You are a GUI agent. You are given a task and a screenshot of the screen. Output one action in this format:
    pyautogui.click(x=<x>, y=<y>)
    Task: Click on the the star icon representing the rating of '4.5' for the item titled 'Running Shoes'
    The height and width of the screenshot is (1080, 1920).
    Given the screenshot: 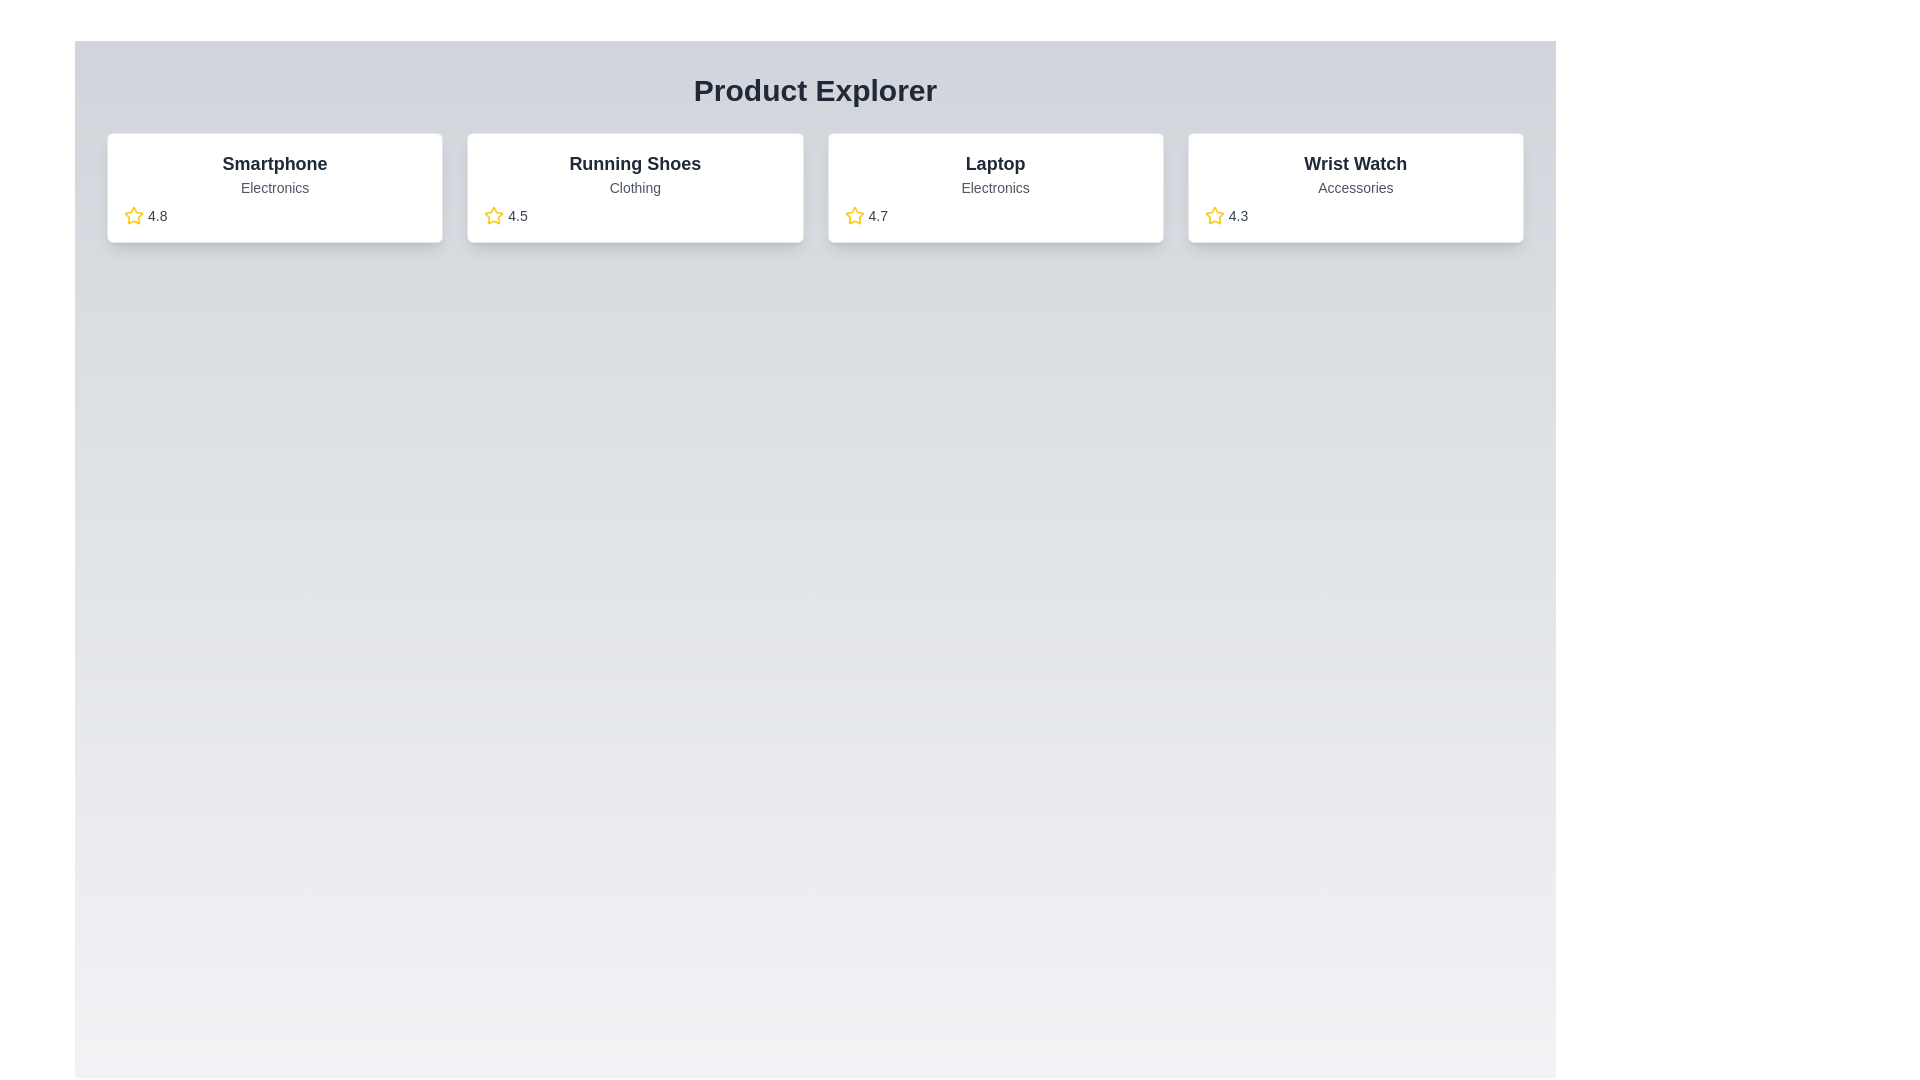 What is the action you would take?
    pyautogui.click(x=494, y=215)
    